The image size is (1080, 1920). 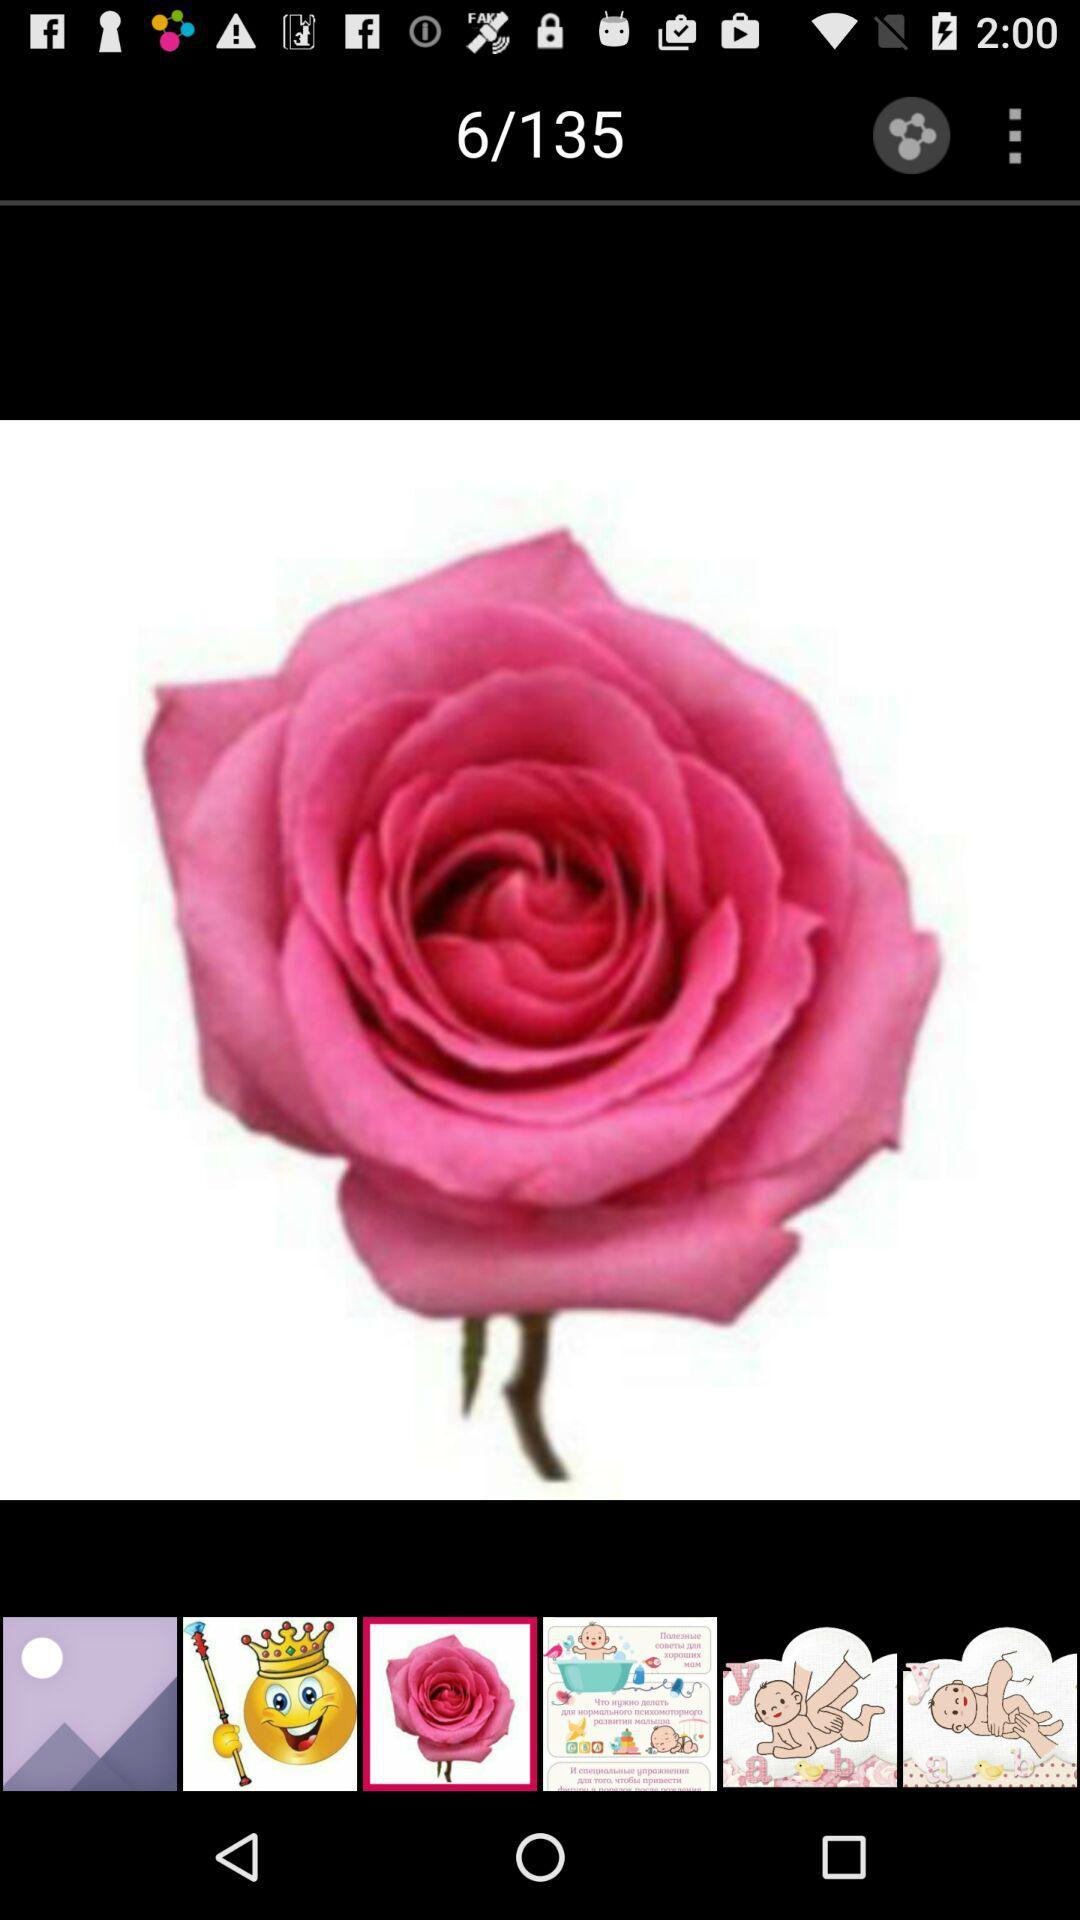 I want to click on options, so click(x=1015, y=134).